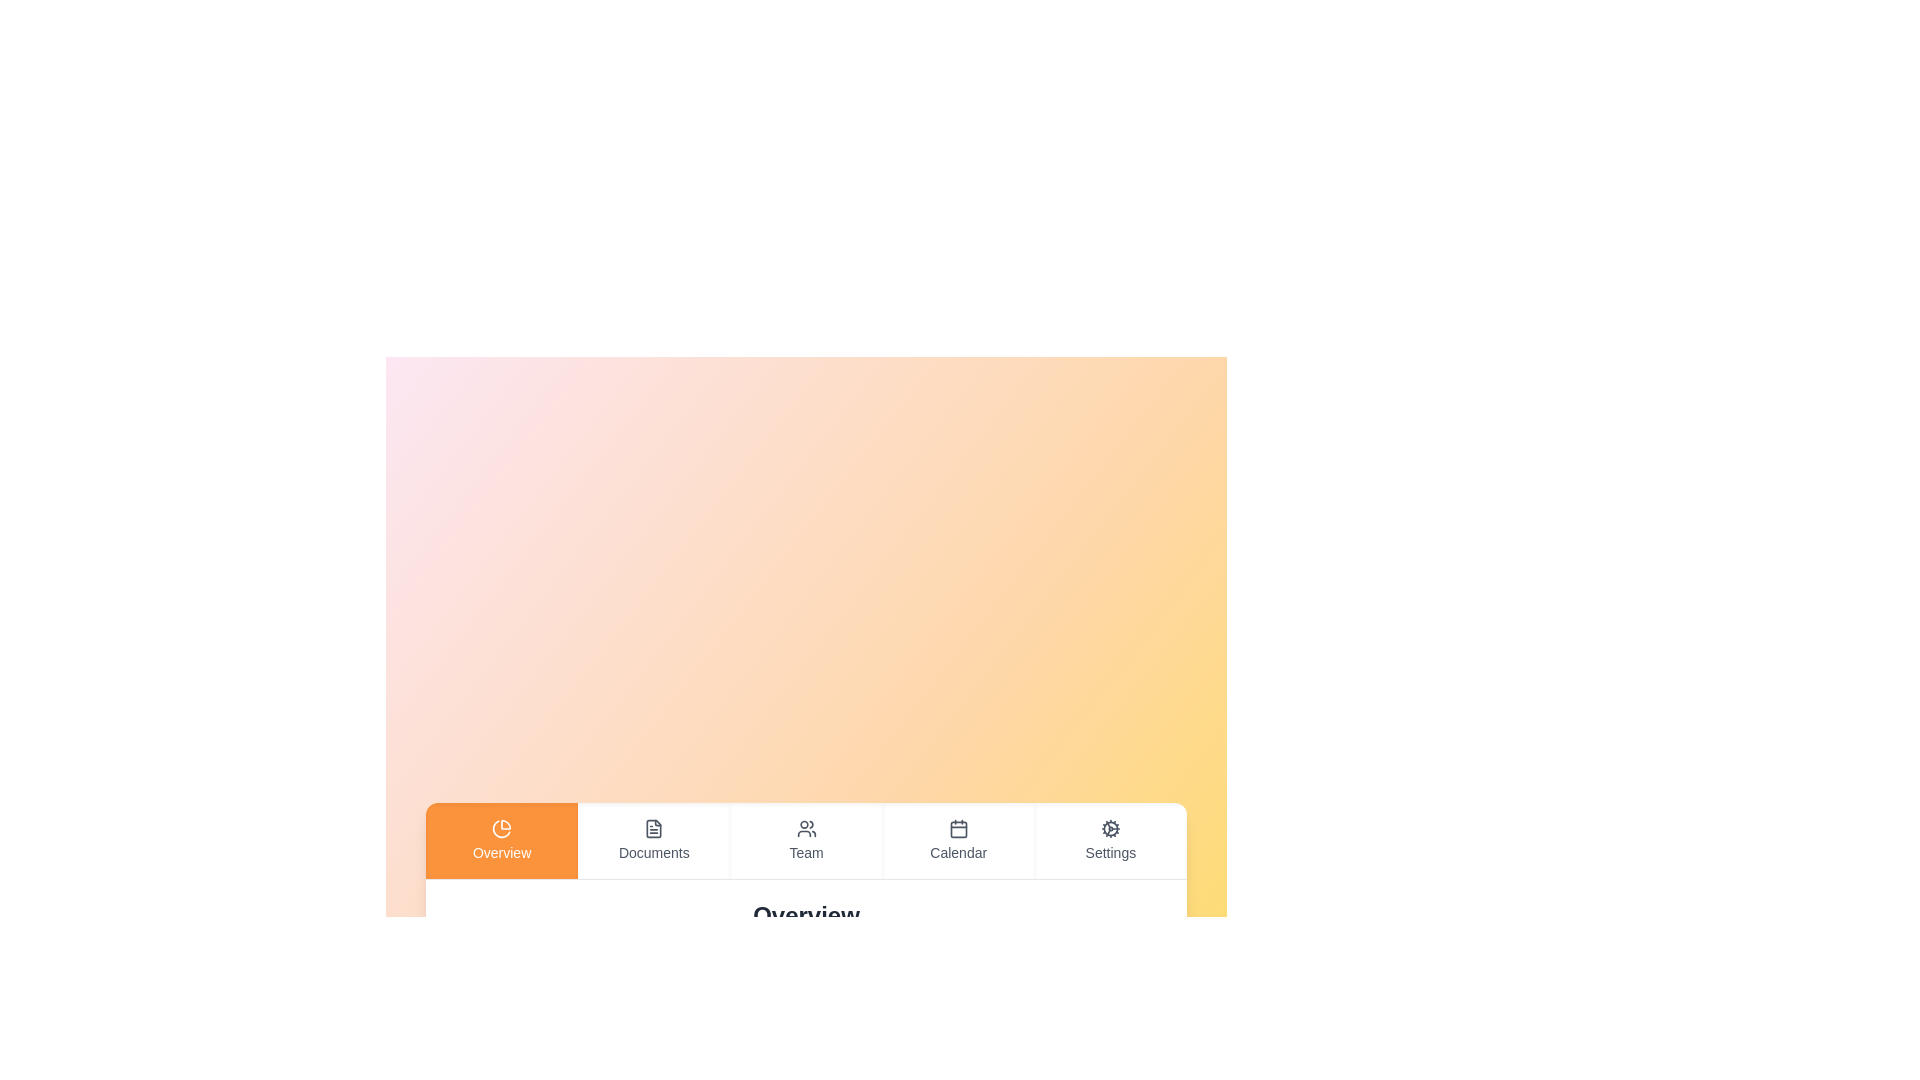 The width and height of the screenshot is (1920, 1080). What do you see at coordinates (1109, 828) in the screenshot?
I see `the cogwheel icon representing settings located at the rightmost end of the bottom navigation bar` at bounding box center [1109, 828].